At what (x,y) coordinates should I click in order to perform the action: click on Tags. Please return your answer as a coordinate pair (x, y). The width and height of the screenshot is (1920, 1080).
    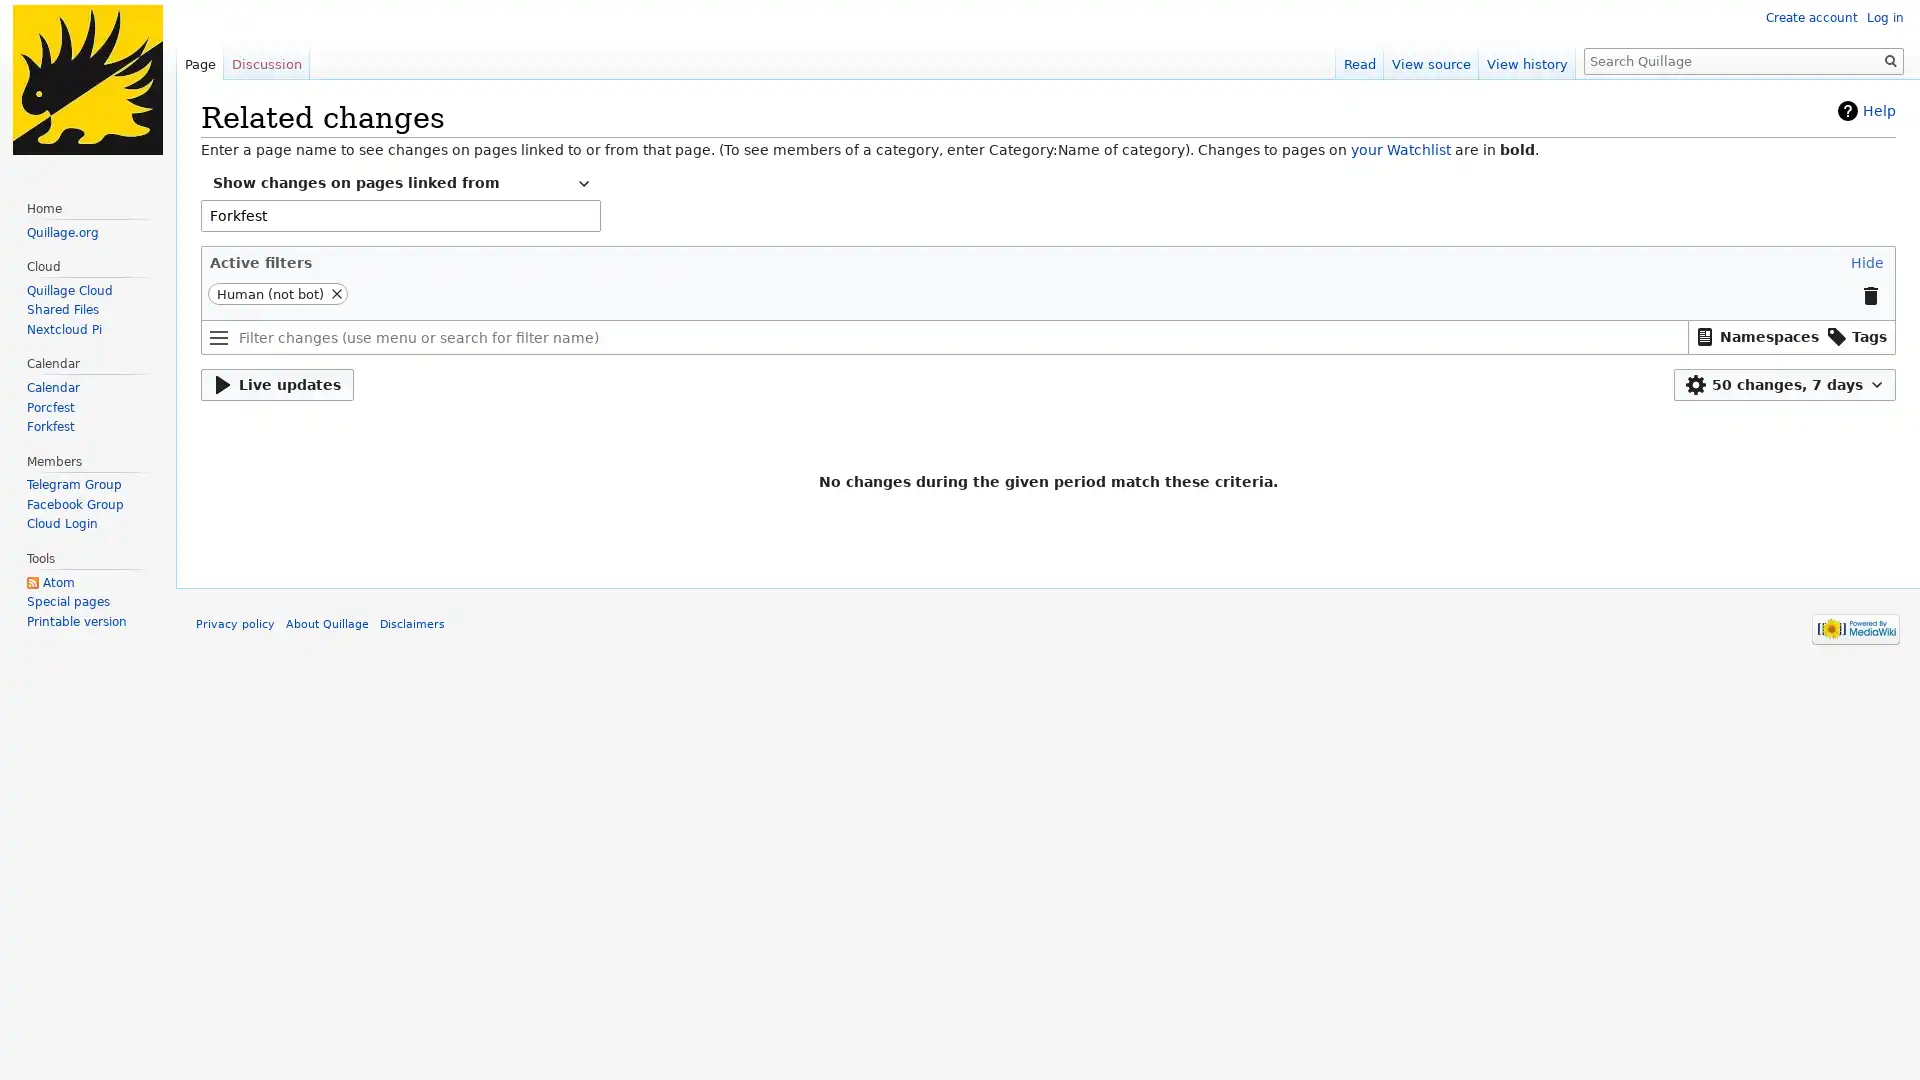
    Looking at the image, I should click on (1854, 335).